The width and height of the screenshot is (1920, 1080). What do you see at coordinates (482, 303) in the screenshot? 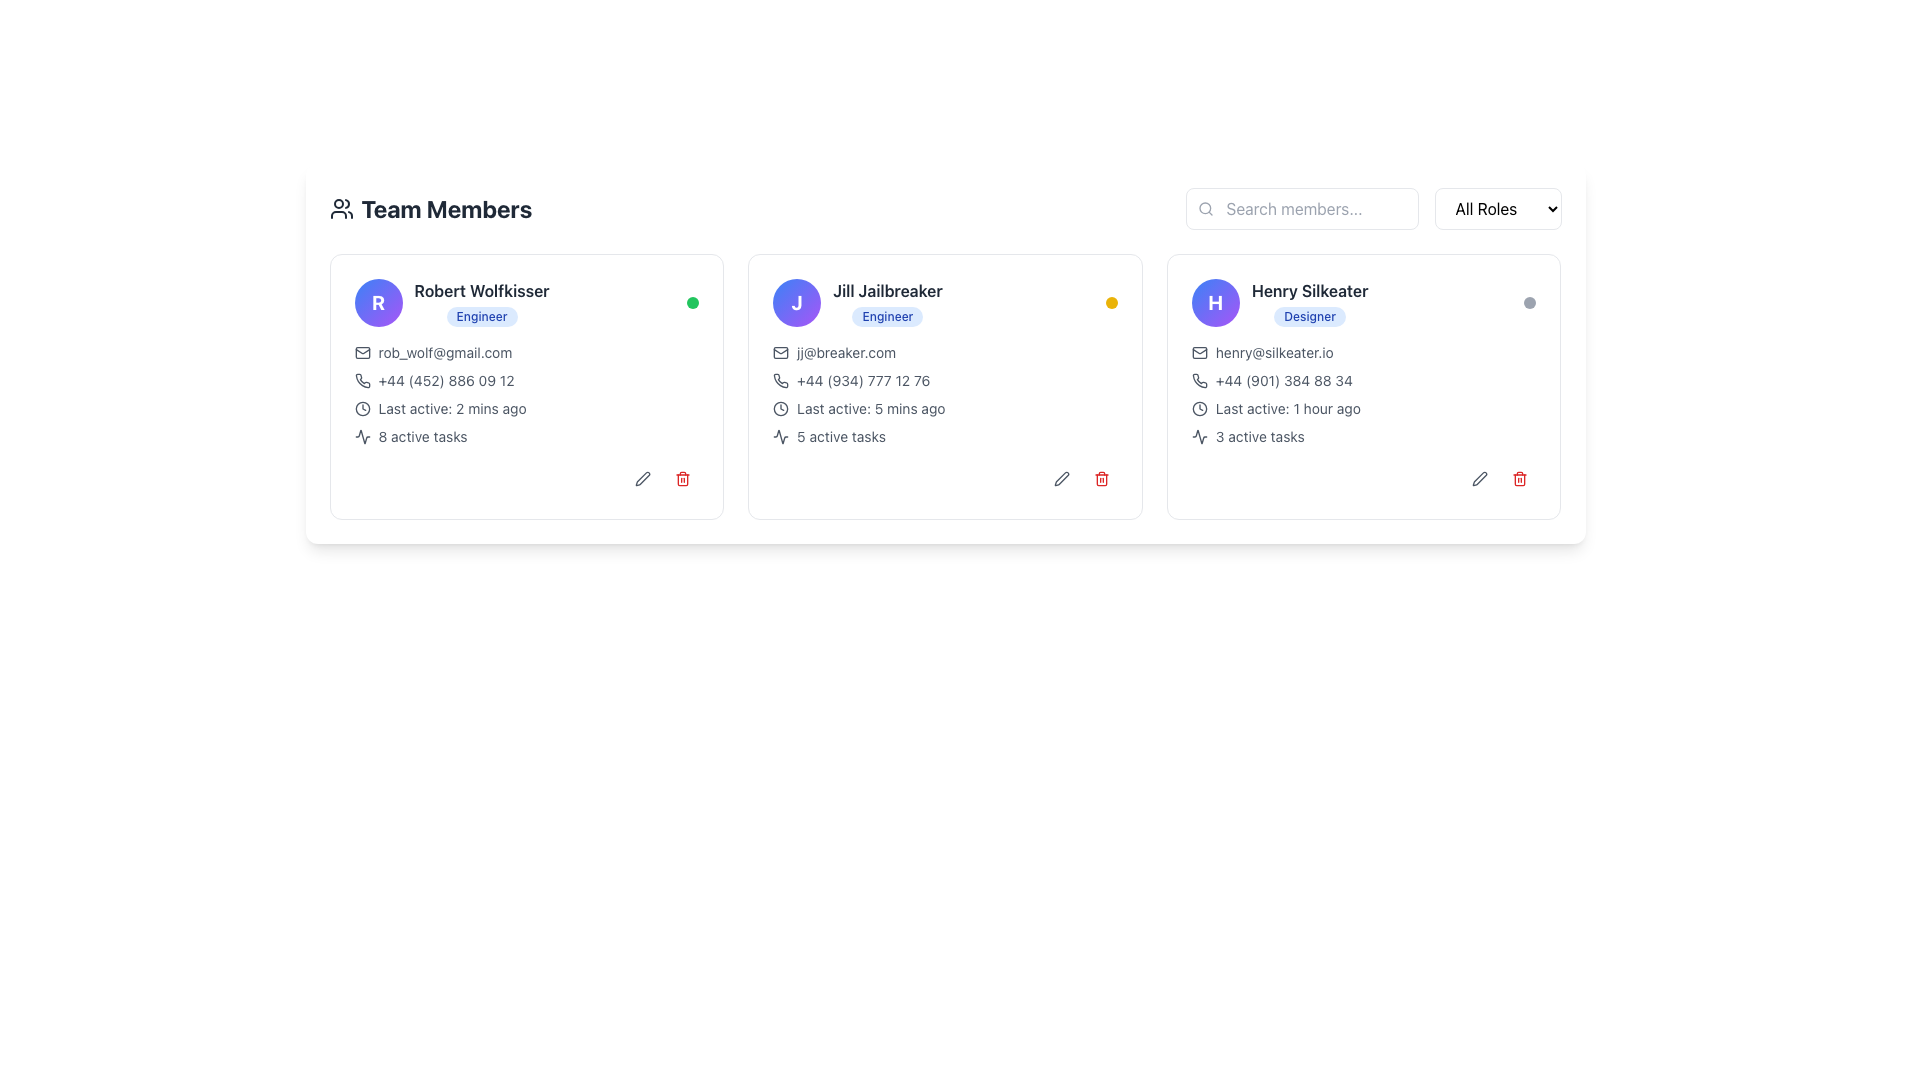
I see `the text display component with a badge that shows the name and role of a team member, located in the top-left corner of a card, adjacent to a blue circular icon with the letter 'R'` at bounding box center [482, 303].